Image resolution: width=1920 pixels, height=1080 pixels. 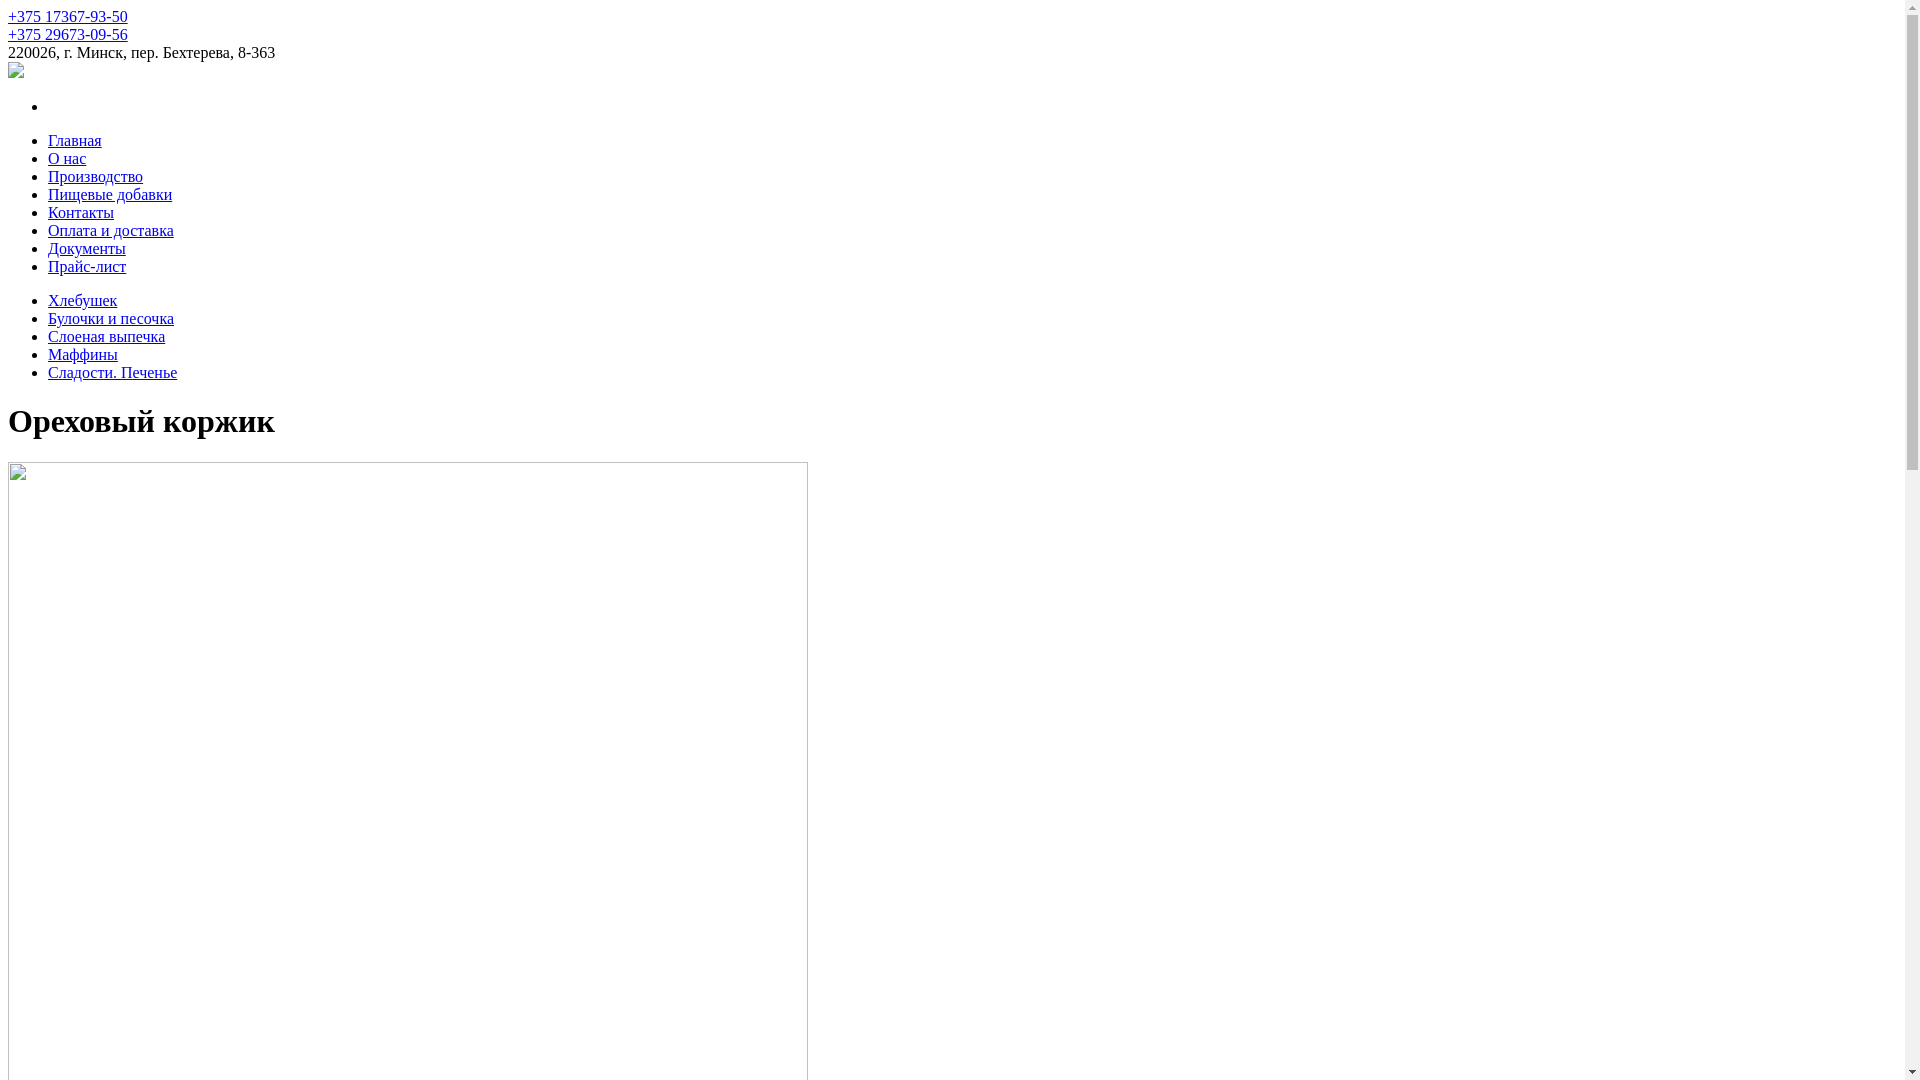 What do you see at coordinates (8, 34) in the screenshot?
I see `'+375 29673-09-56'` at bounding box center [8, 34].